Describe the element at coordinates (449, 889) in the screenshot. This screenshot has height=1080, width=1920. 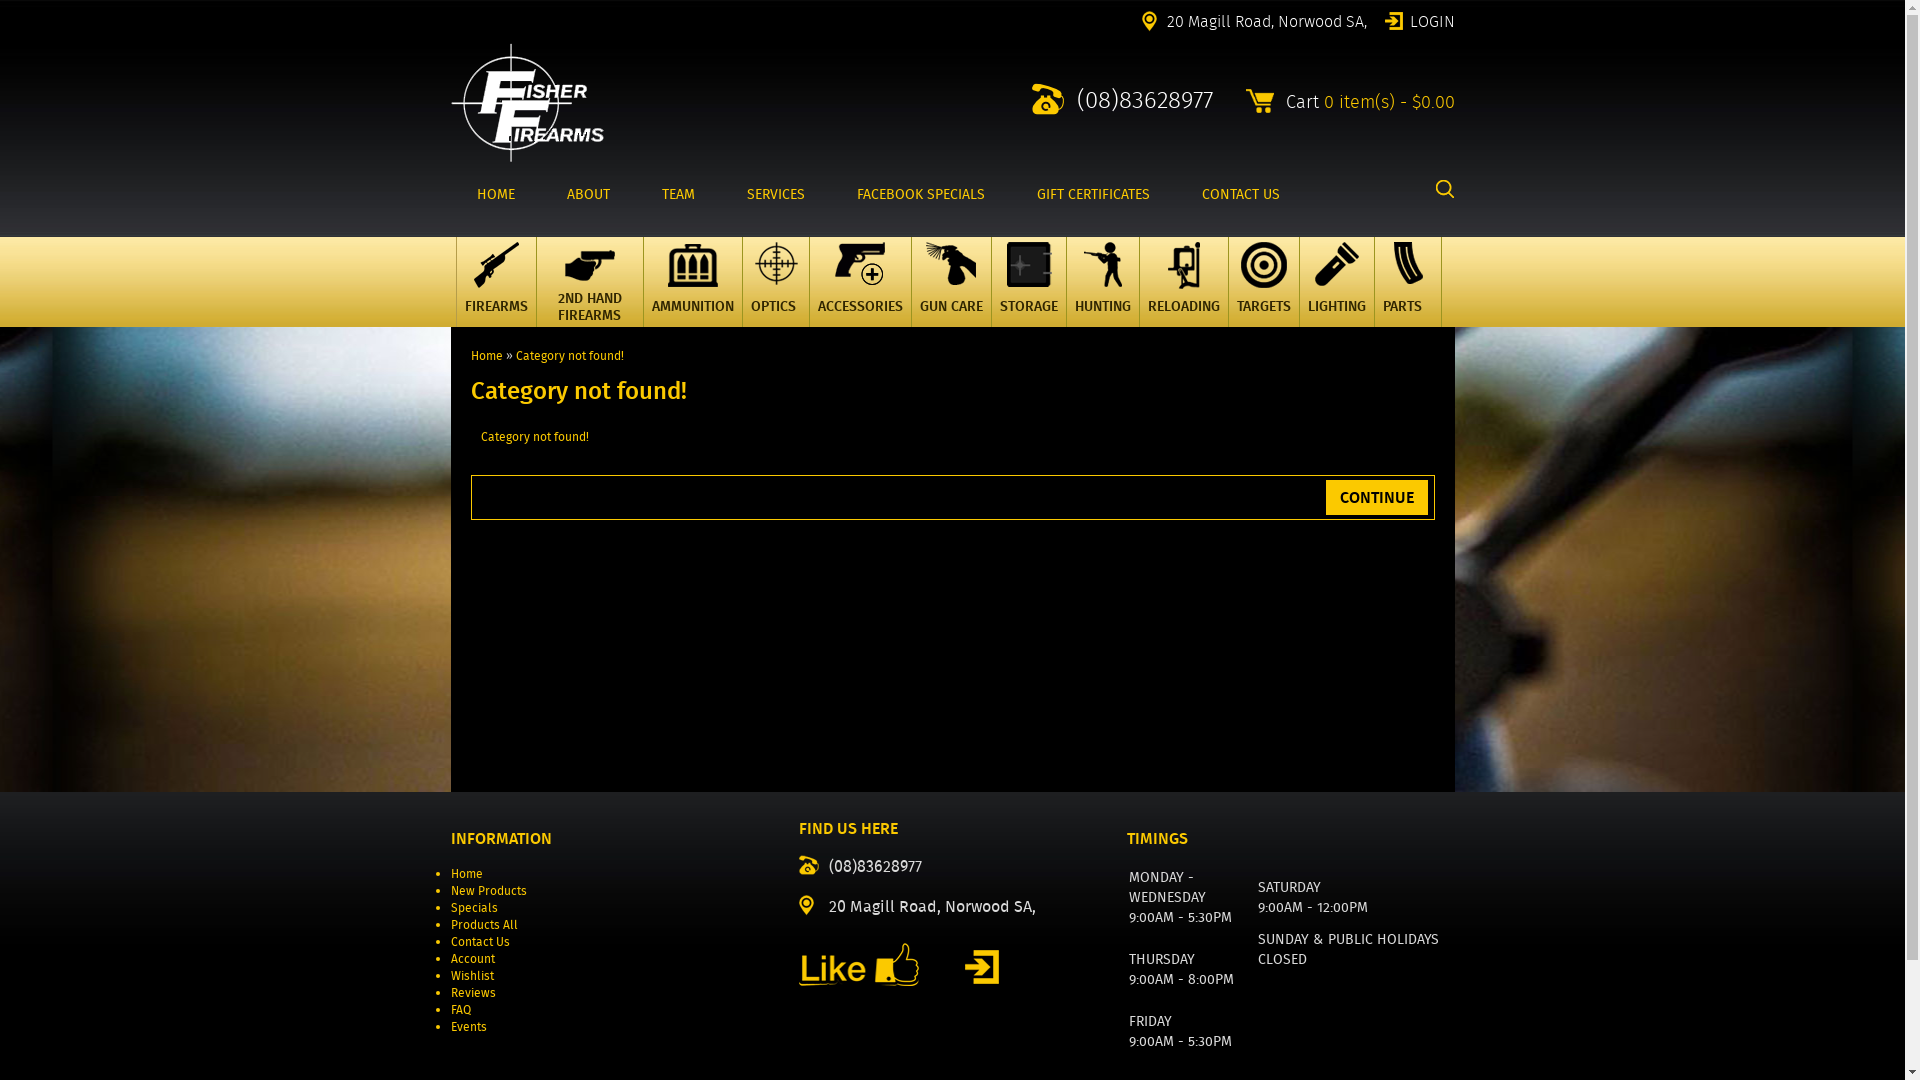
I see `'New Products'` at that location.